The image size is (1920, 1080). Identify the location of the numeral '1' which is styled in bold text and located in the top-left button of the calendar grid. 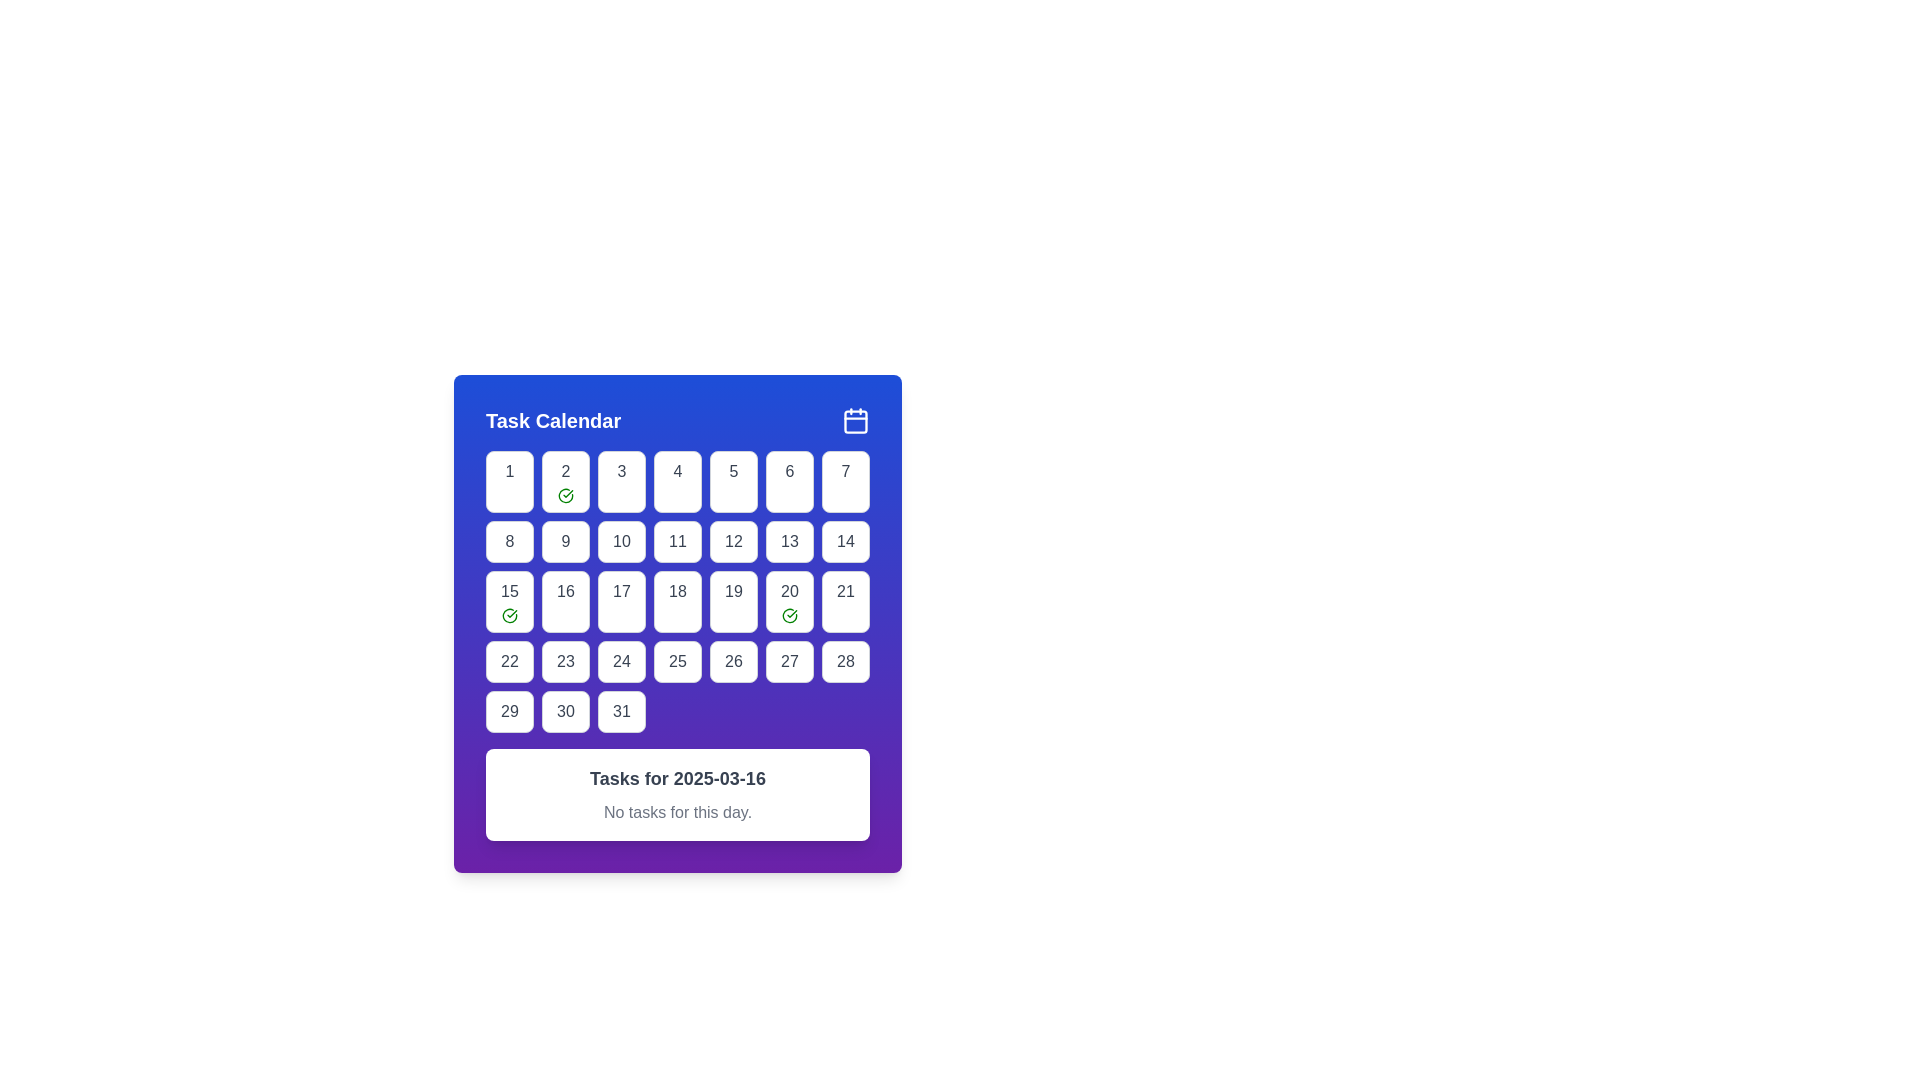
(509, 471).